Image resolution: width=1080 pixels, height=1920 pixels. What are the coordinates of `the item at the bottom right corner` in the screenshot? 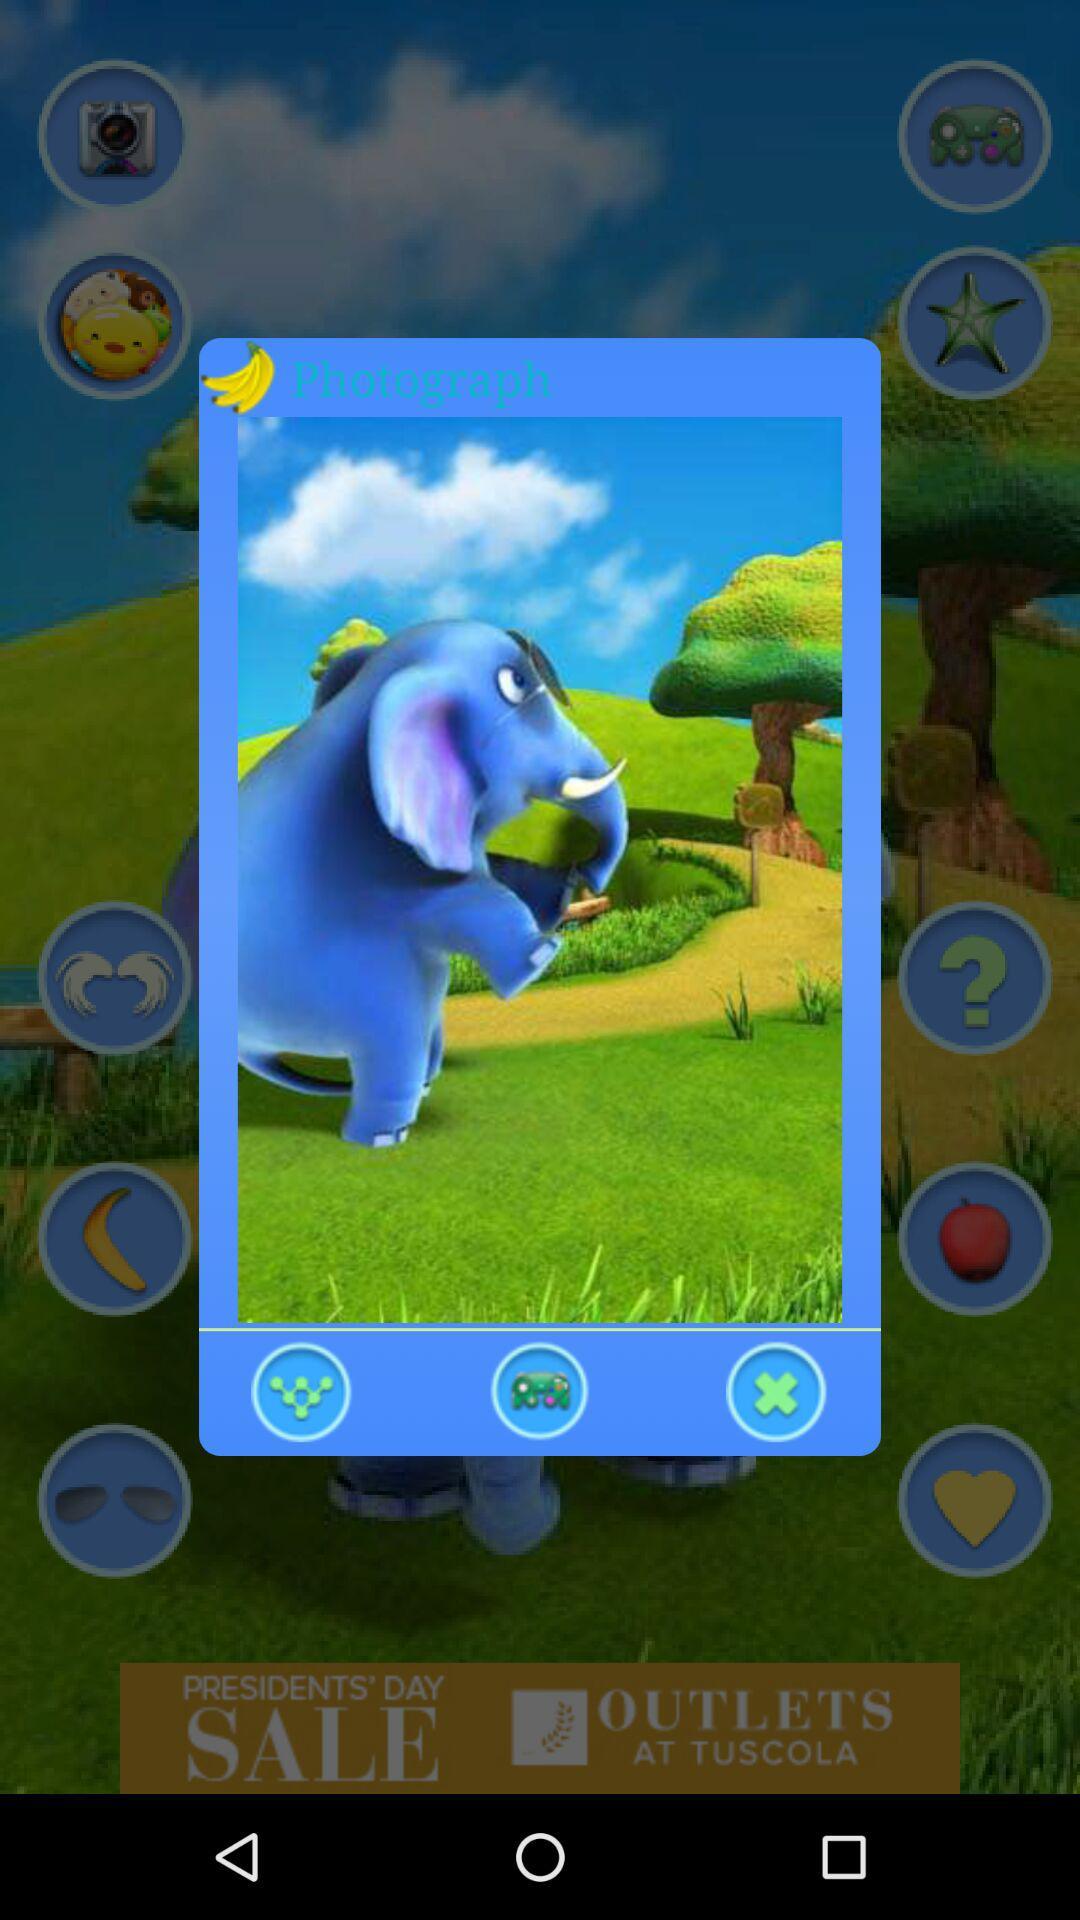 It's located at (776, 1389).